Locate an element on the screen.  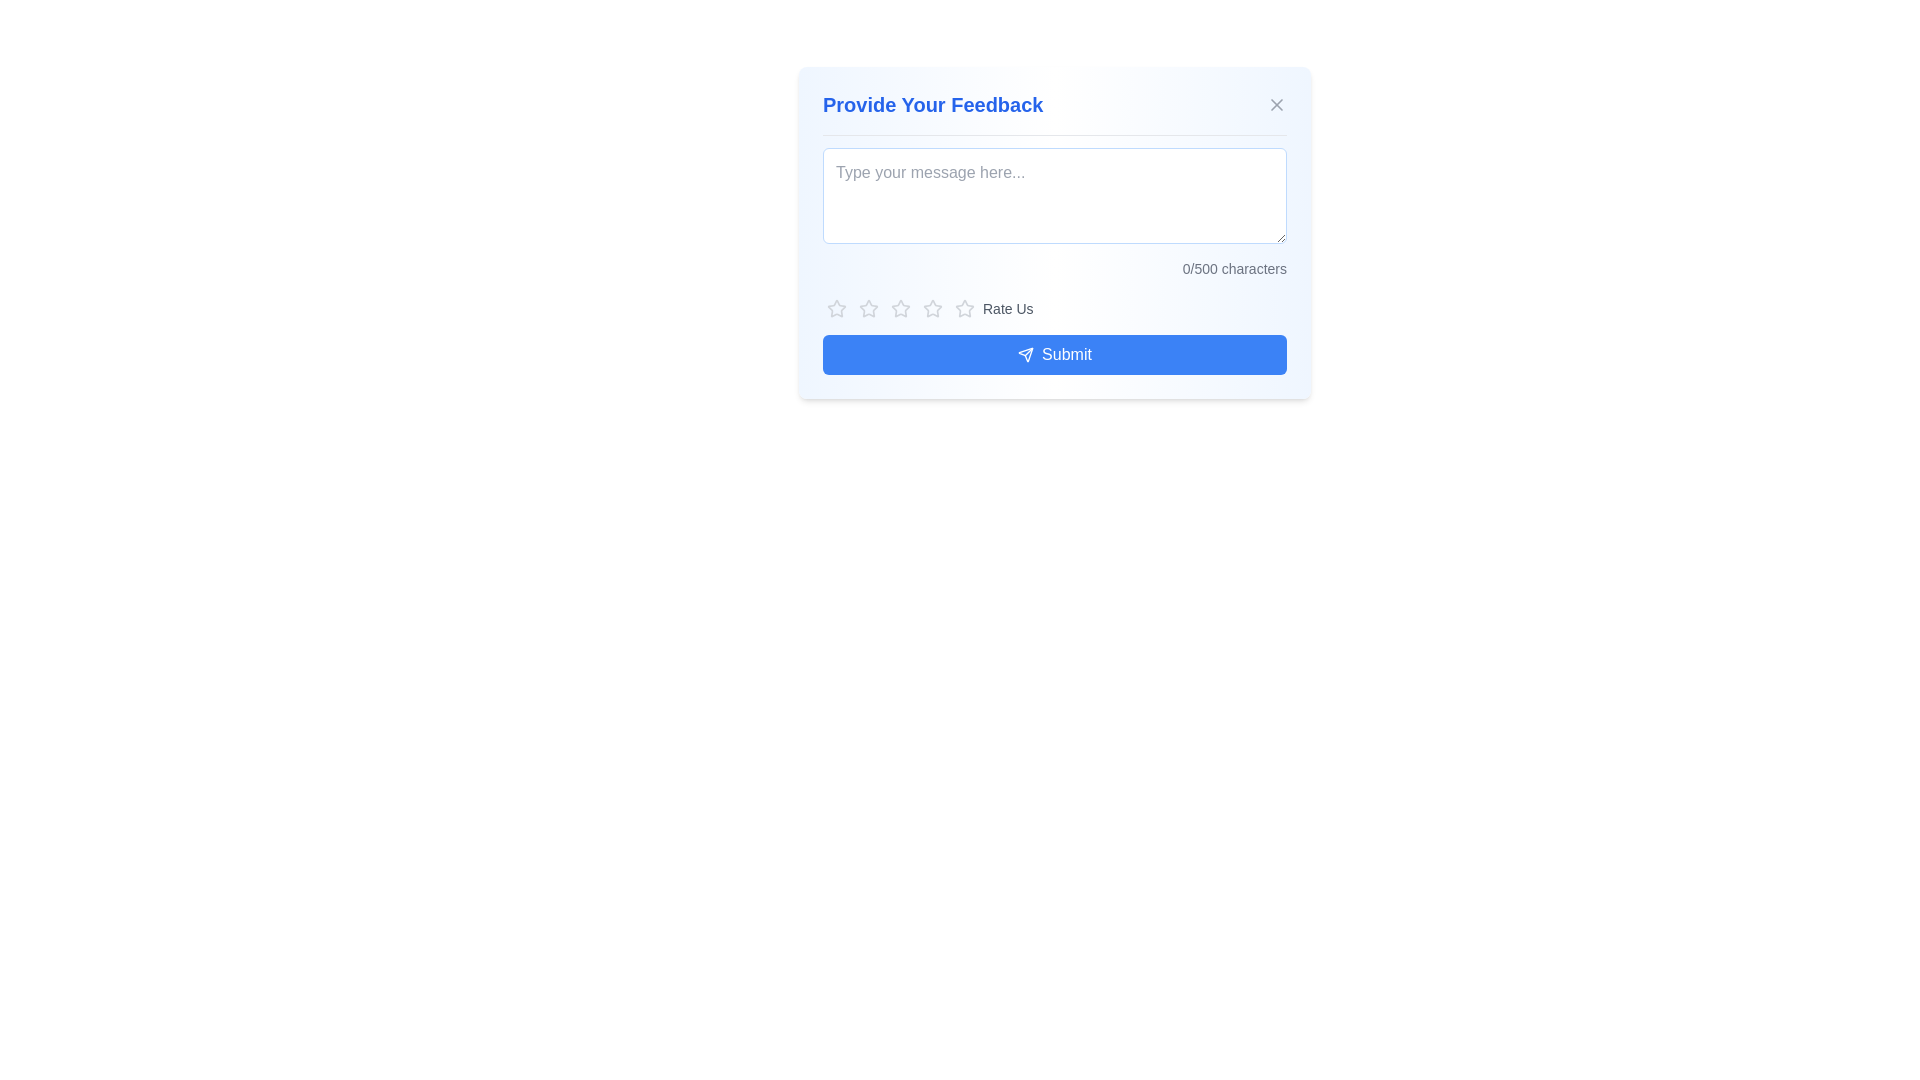
the fourth star icon in the feedback section is located at coordinates (964, 308).